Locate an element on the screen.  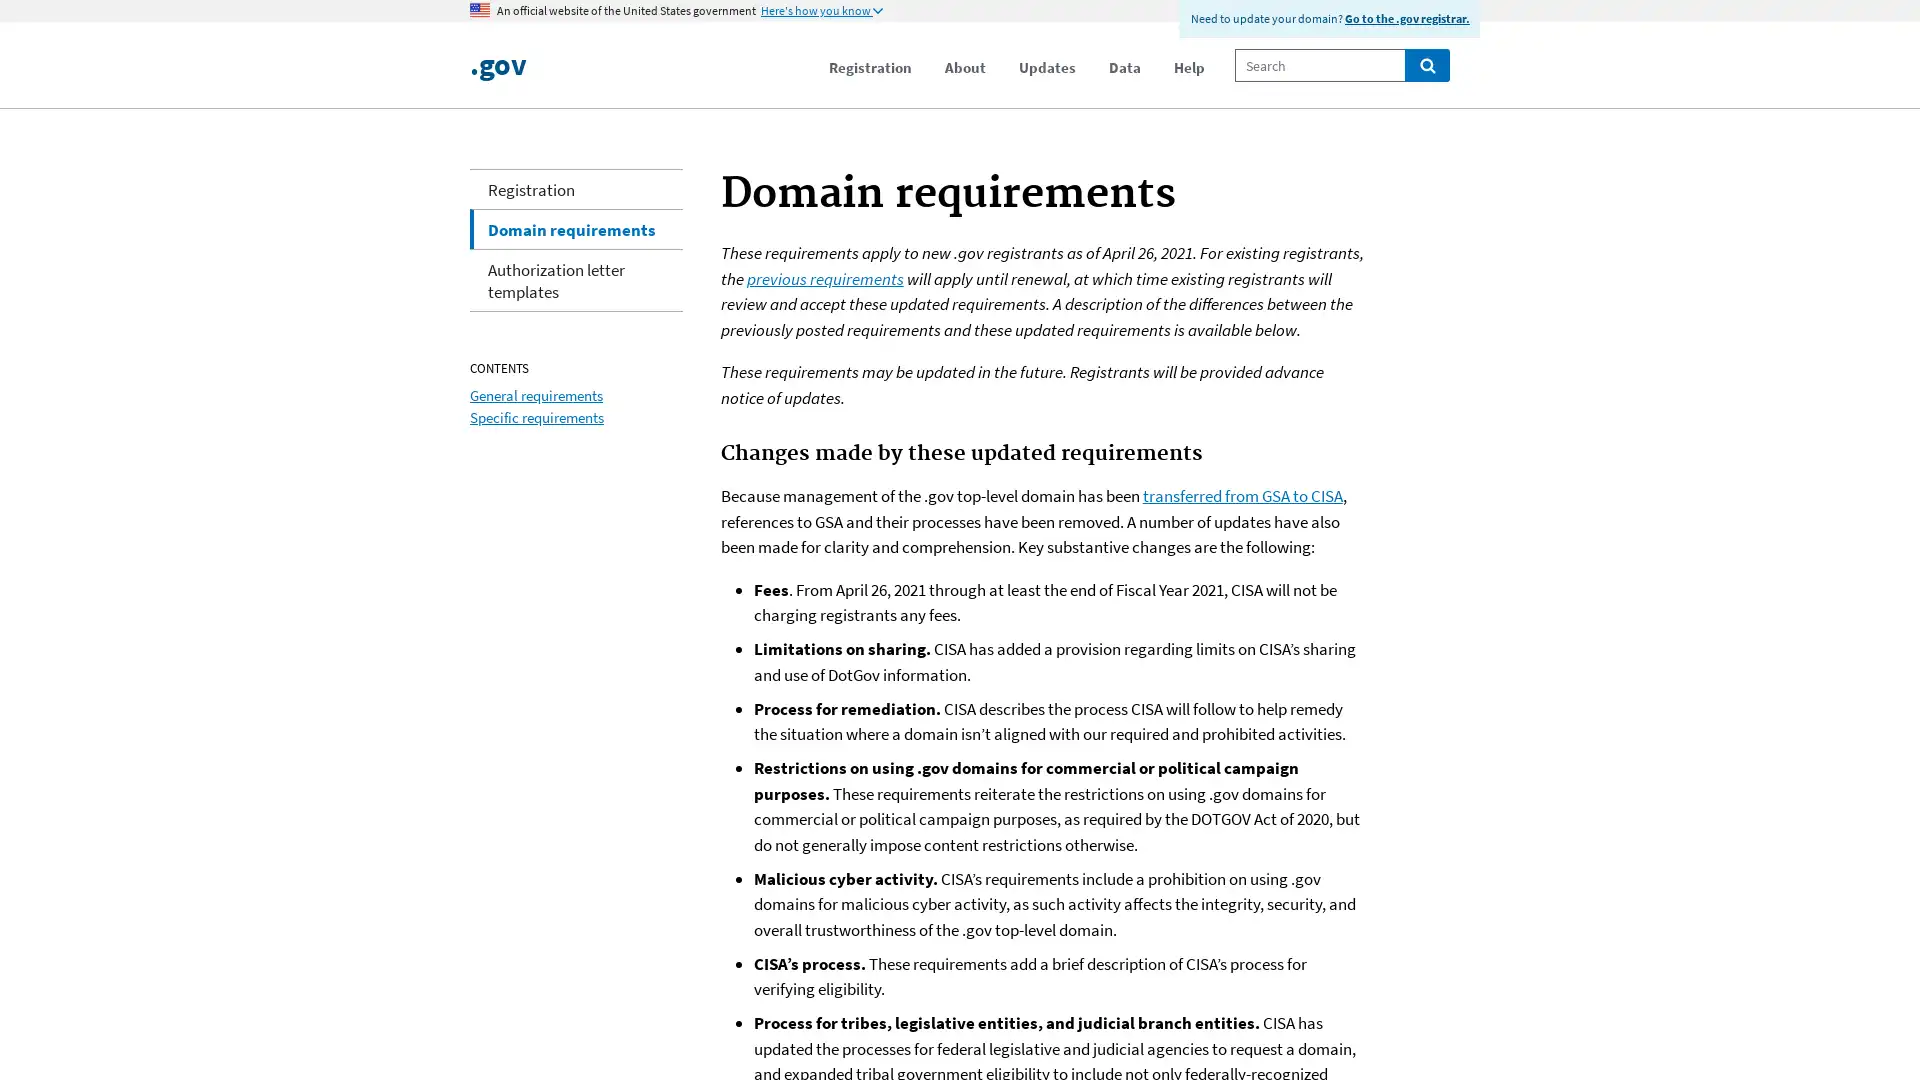
Here's how you know is located at coordinates (821, 11).